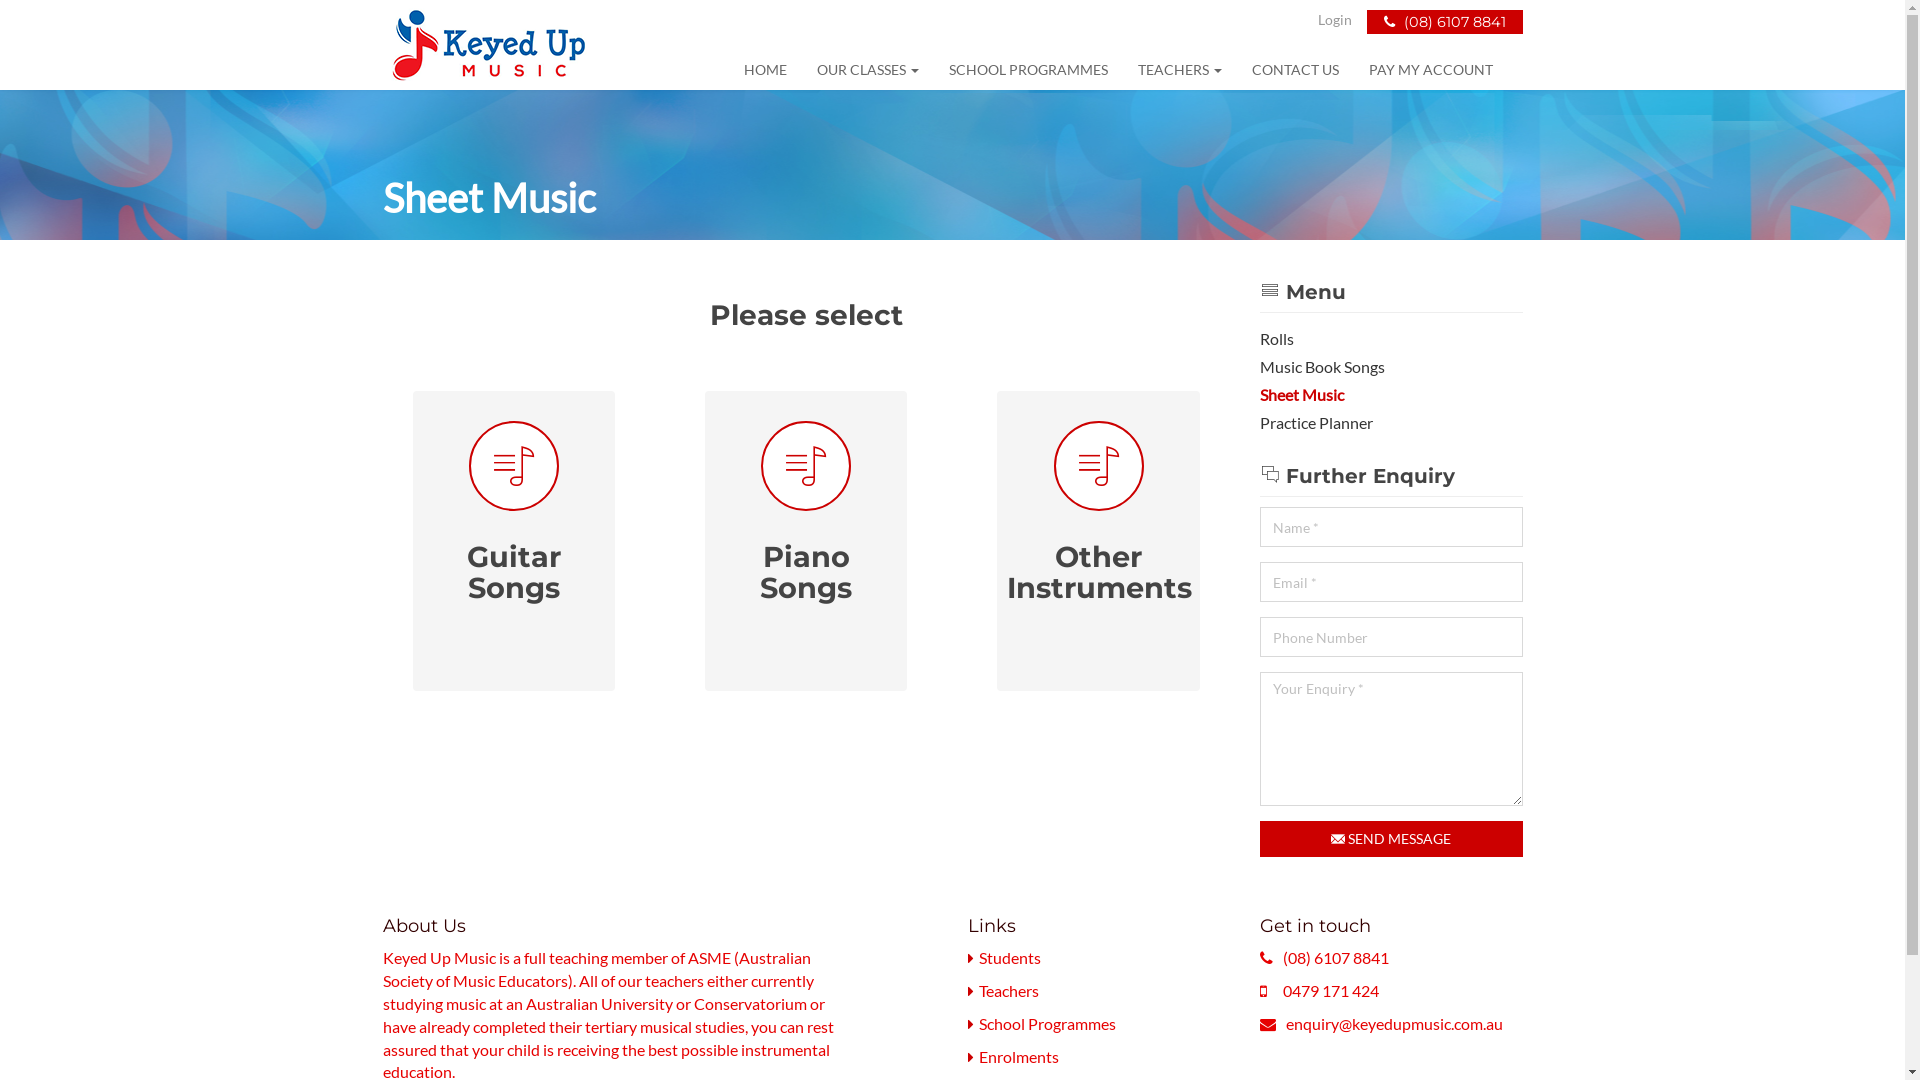 The height and width of the screenshot is (1080, 1920). I want to click on 'Other, so click(1097, 511).